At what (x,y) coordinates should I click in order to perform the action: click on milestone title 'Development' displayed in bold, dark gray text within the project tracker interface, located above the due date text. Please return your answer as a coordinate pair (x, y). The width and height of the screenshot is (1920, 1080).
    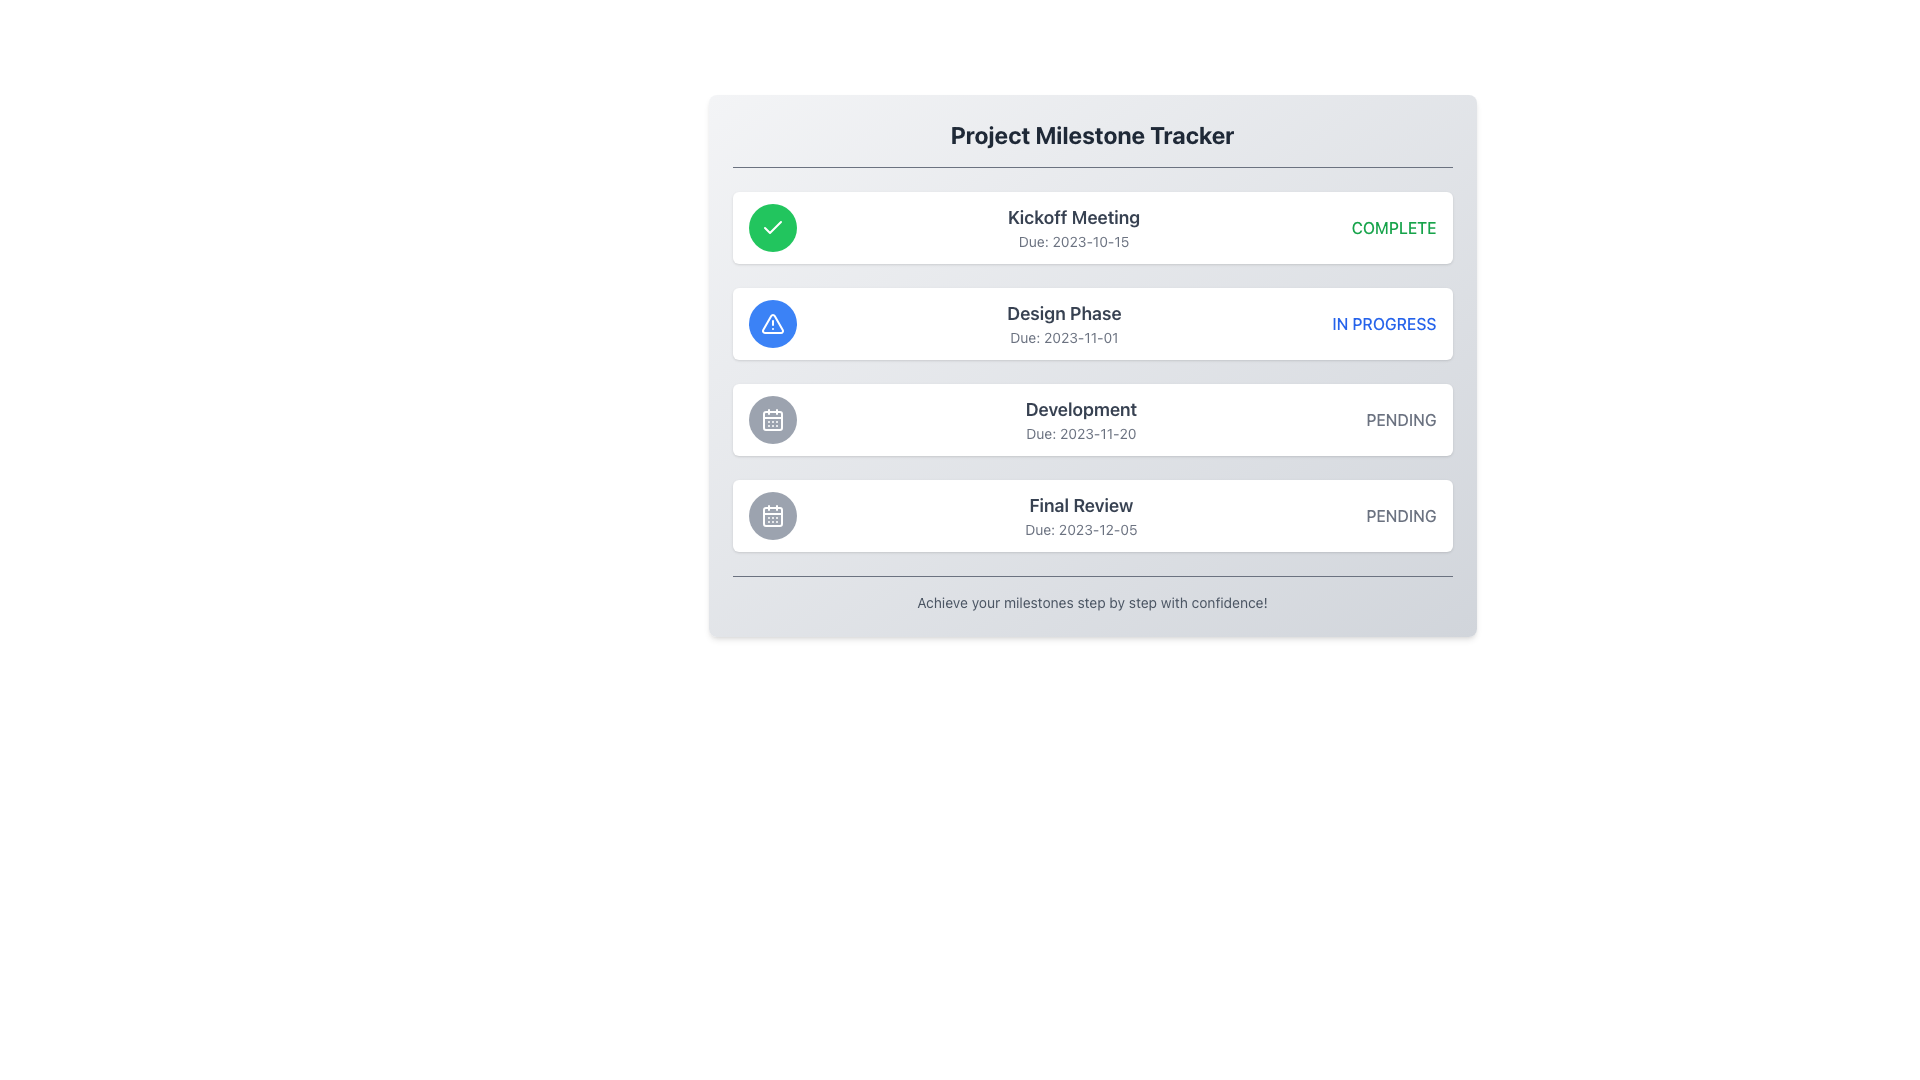
    Looking at the image, I should click on (1080, 408).